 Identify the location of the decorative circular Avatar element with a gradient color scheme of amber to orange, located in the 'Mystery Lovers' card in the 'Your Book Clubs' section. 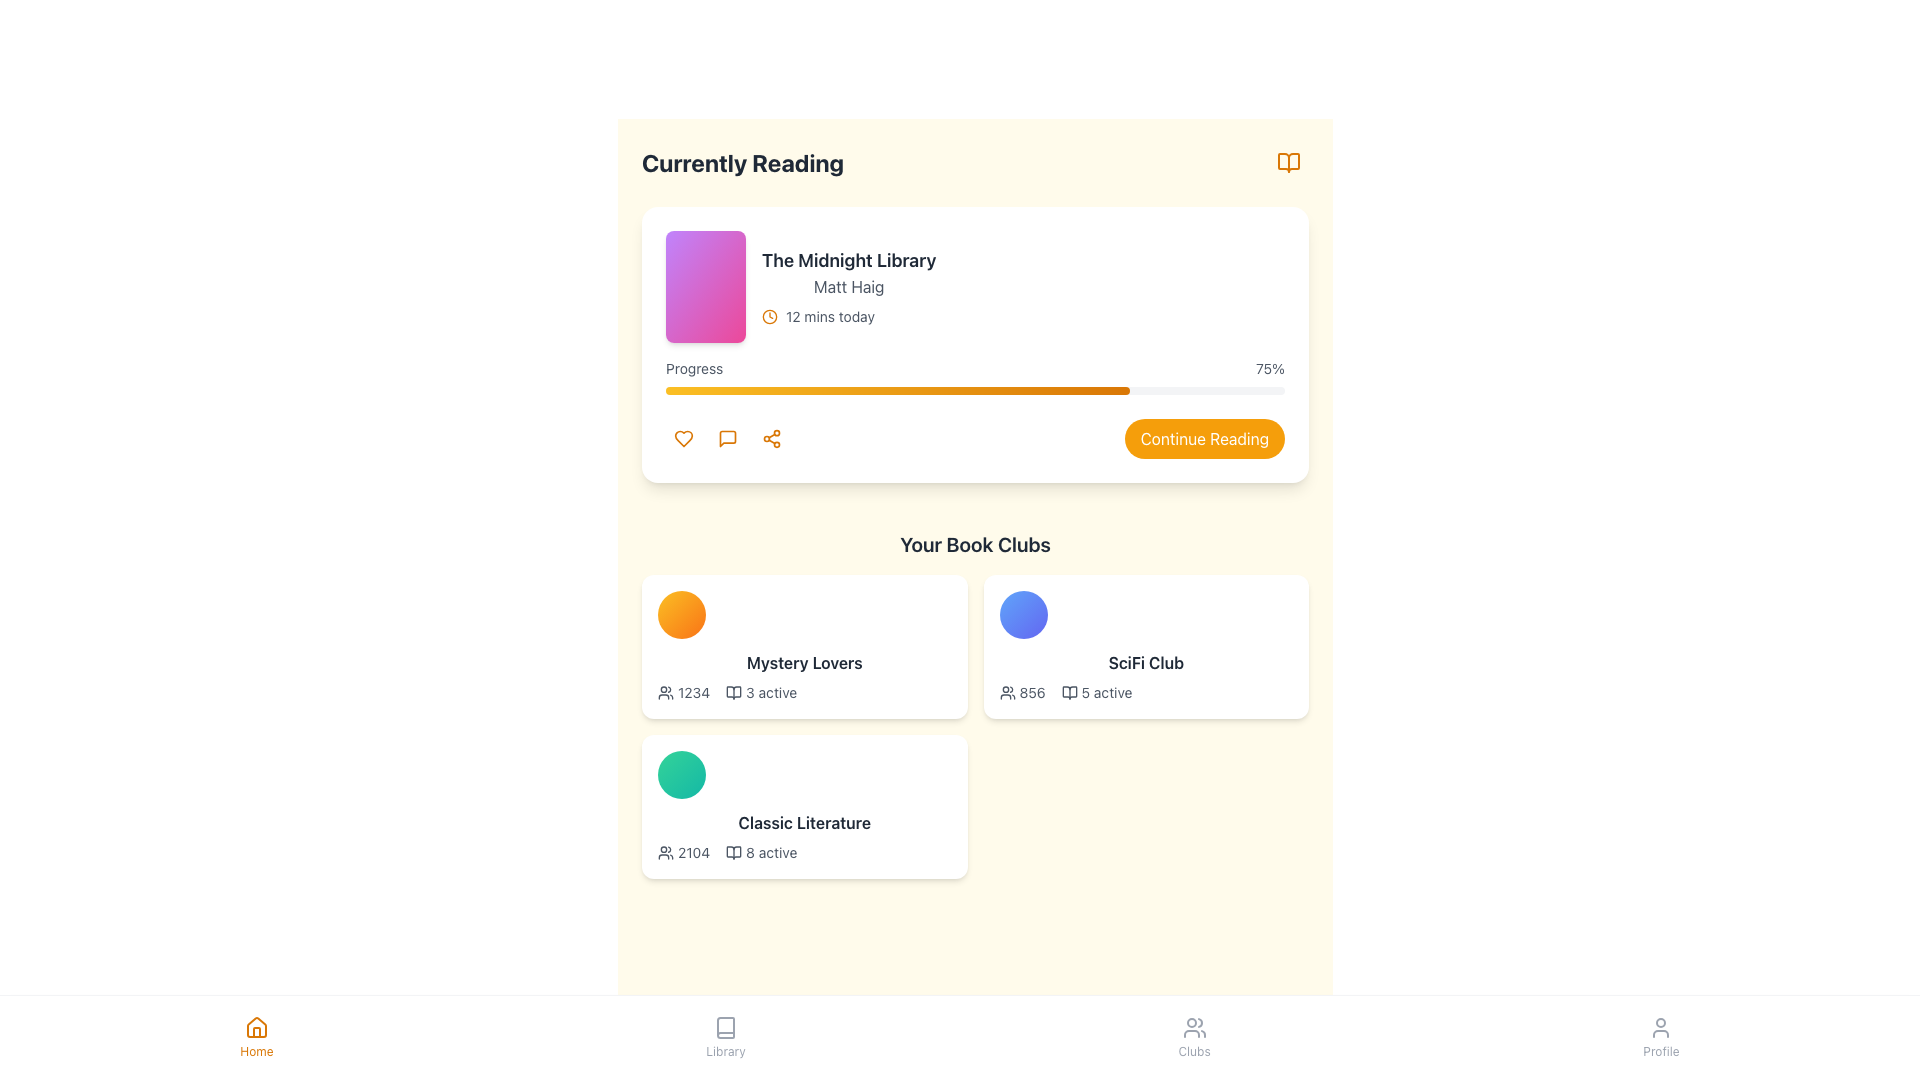
(681, 613).